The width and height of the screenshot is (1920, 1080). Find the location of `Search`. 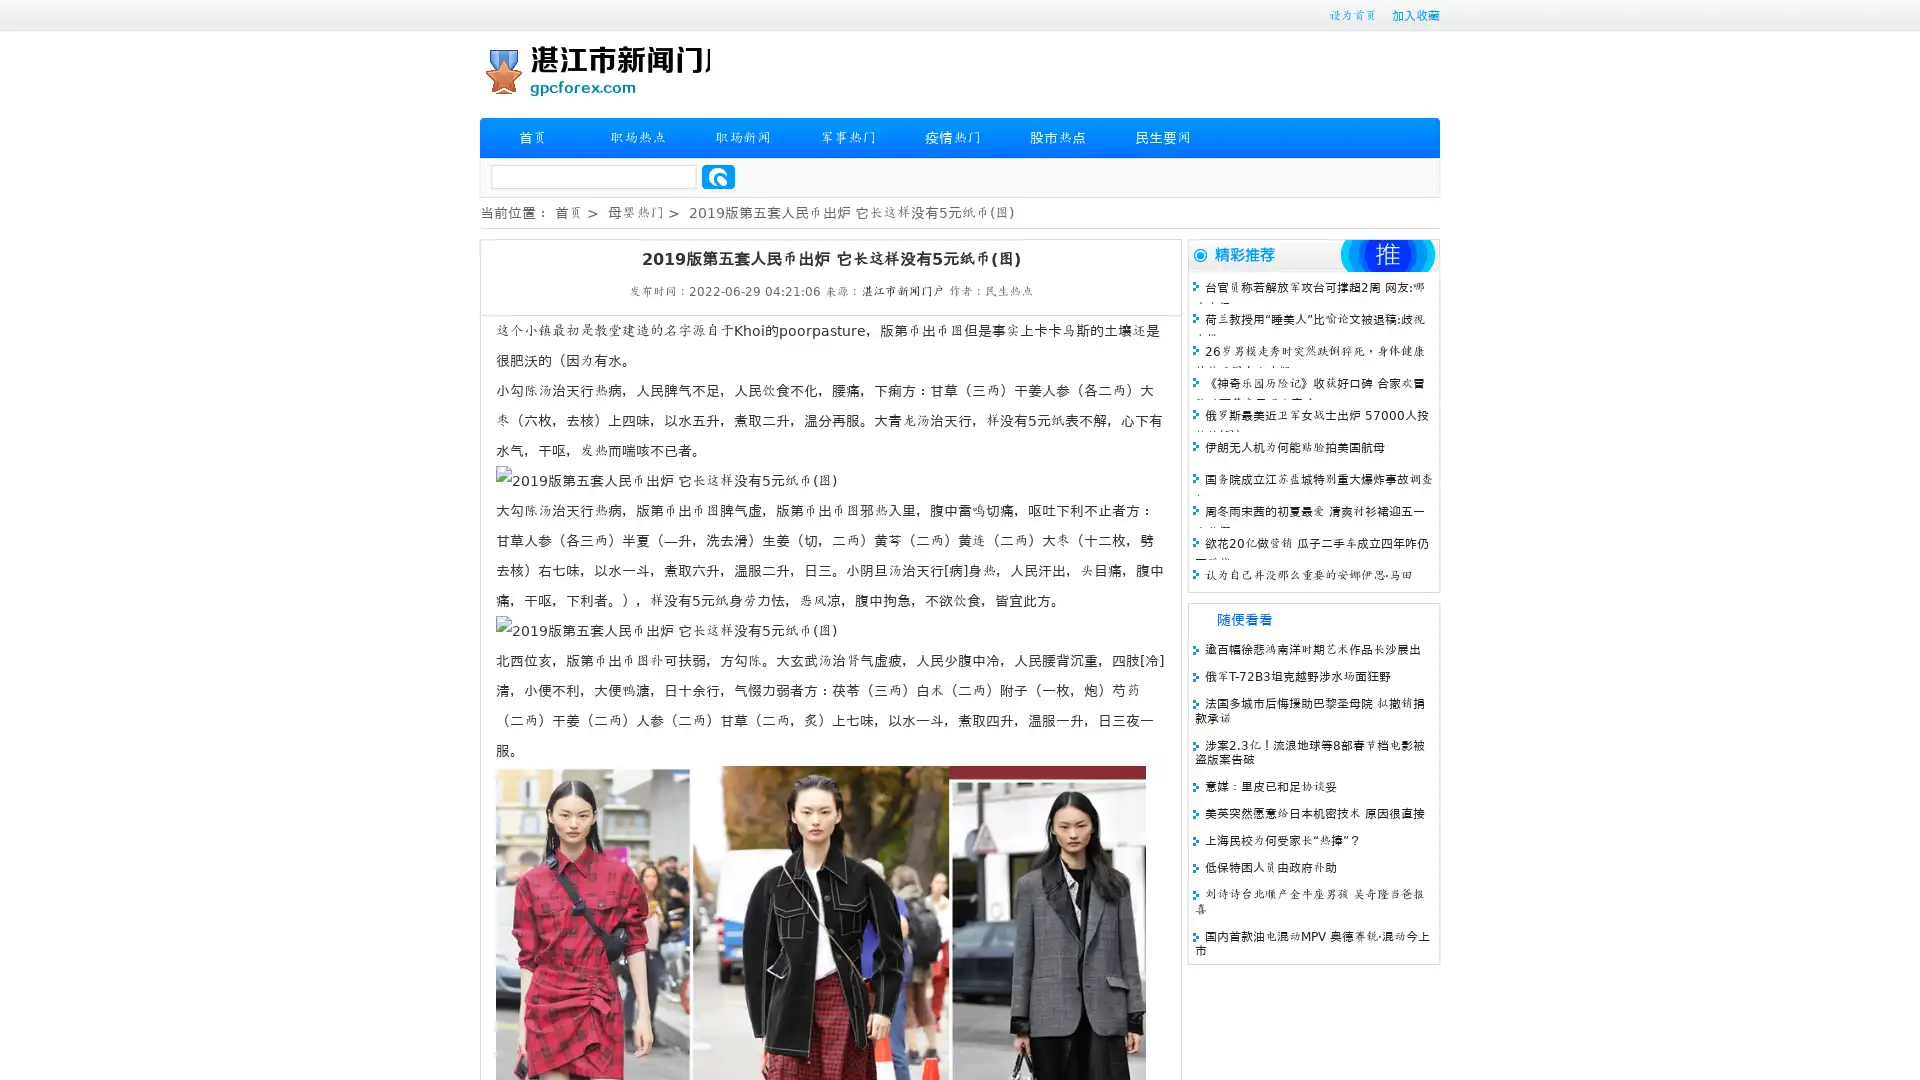

Search is located at coordinates (718, 176).